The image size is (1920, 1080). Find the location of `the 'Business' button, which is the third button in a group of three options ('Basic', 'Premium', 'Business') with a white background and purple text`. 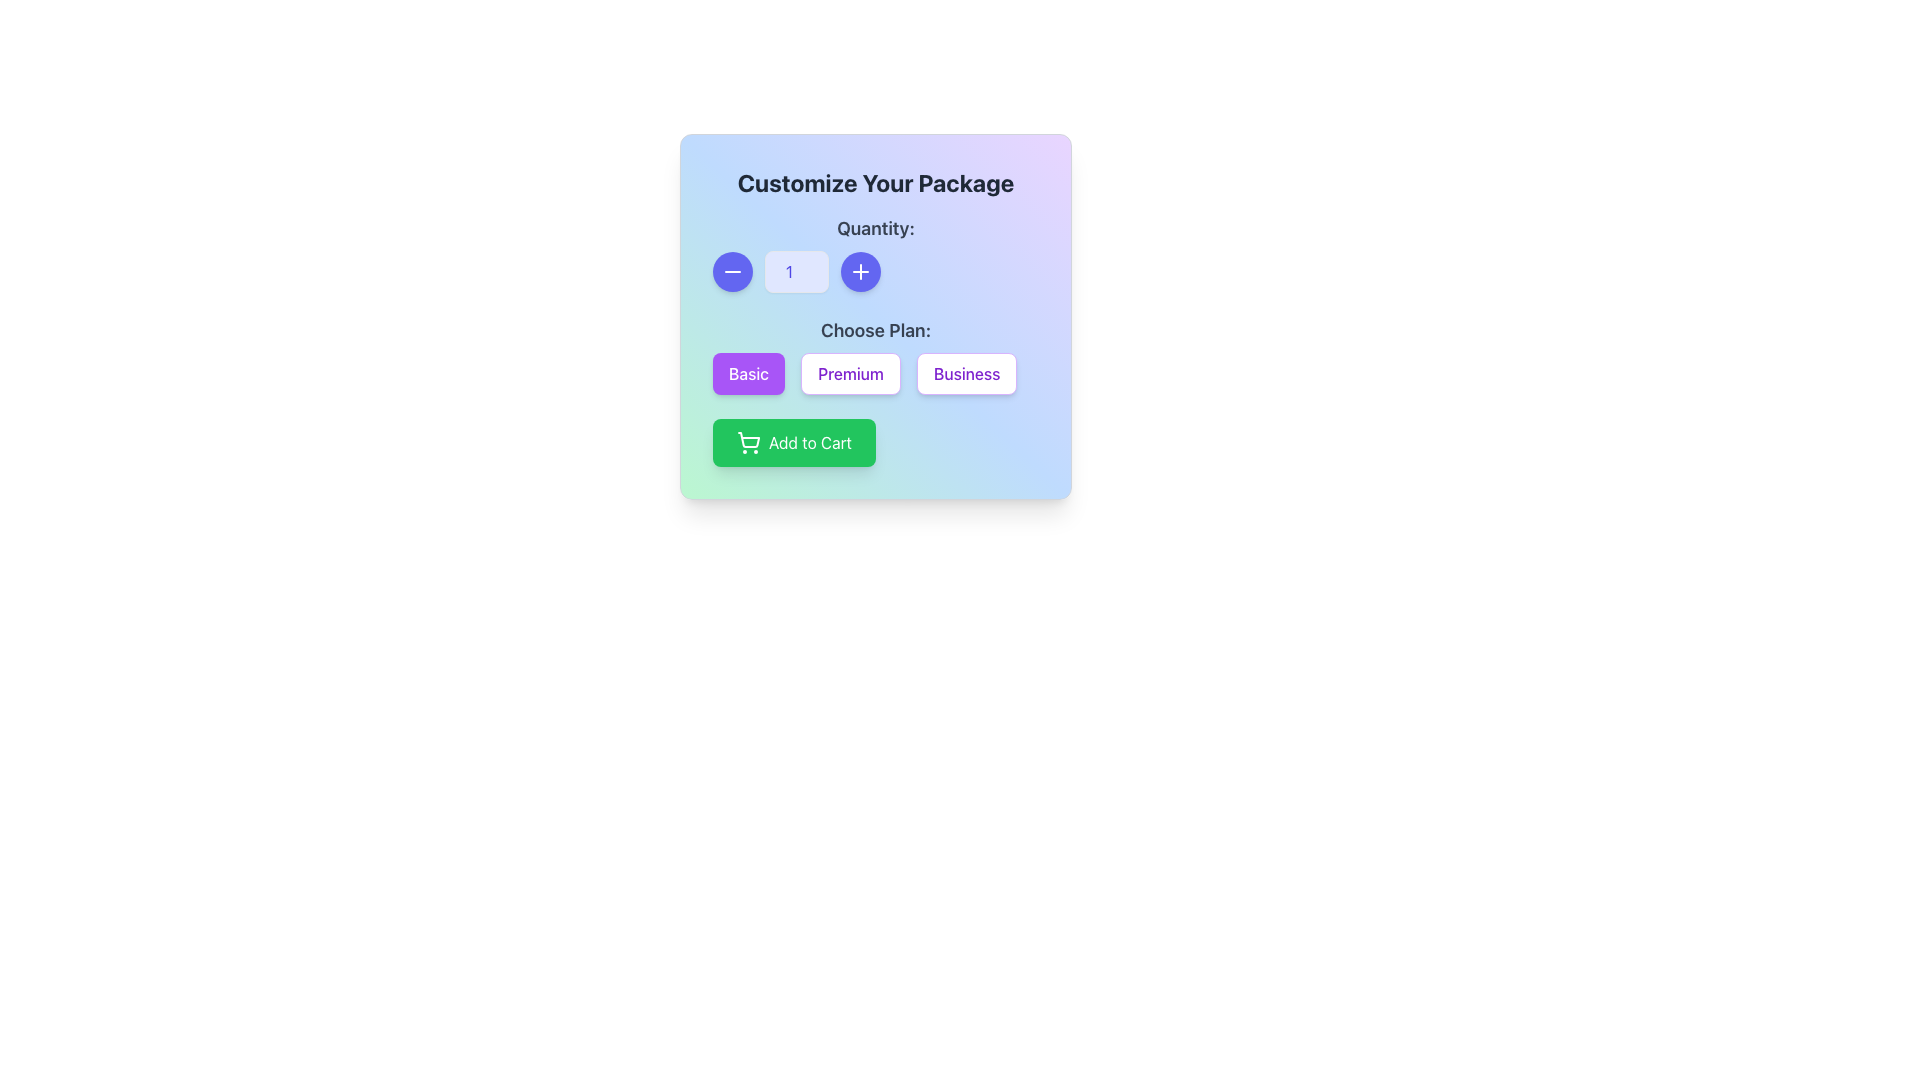

the 'Business' button, which is the third button in a group of three options ('Basic', 'Premium', 'Business') with a white background and purple text is located at coordinates (967, 374).